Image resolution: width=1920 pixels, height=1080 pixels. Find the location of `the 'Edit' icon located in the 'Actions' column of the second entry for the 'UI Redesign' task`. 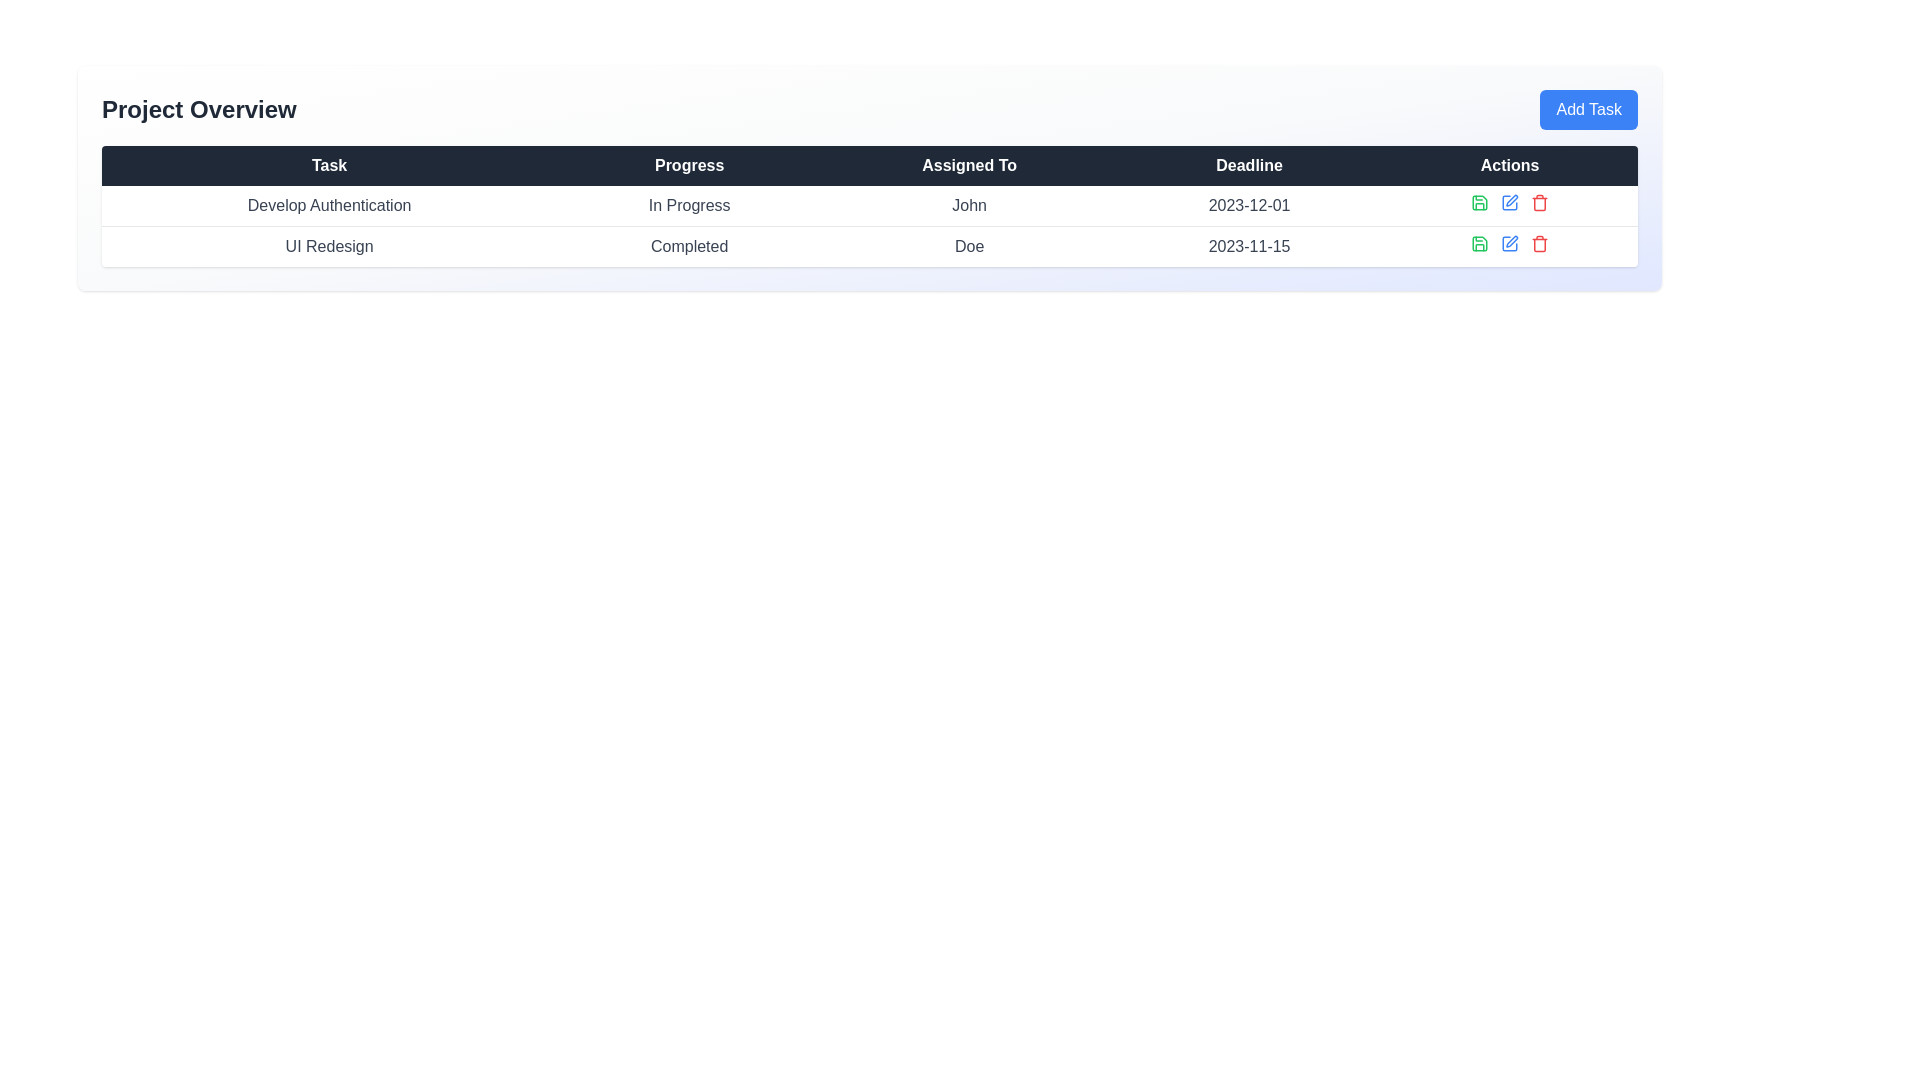

the 'Edit' icon located in the 'Actions' column of the second entry for the 'UI Redesign' task is located at coordinates (1510, 242).